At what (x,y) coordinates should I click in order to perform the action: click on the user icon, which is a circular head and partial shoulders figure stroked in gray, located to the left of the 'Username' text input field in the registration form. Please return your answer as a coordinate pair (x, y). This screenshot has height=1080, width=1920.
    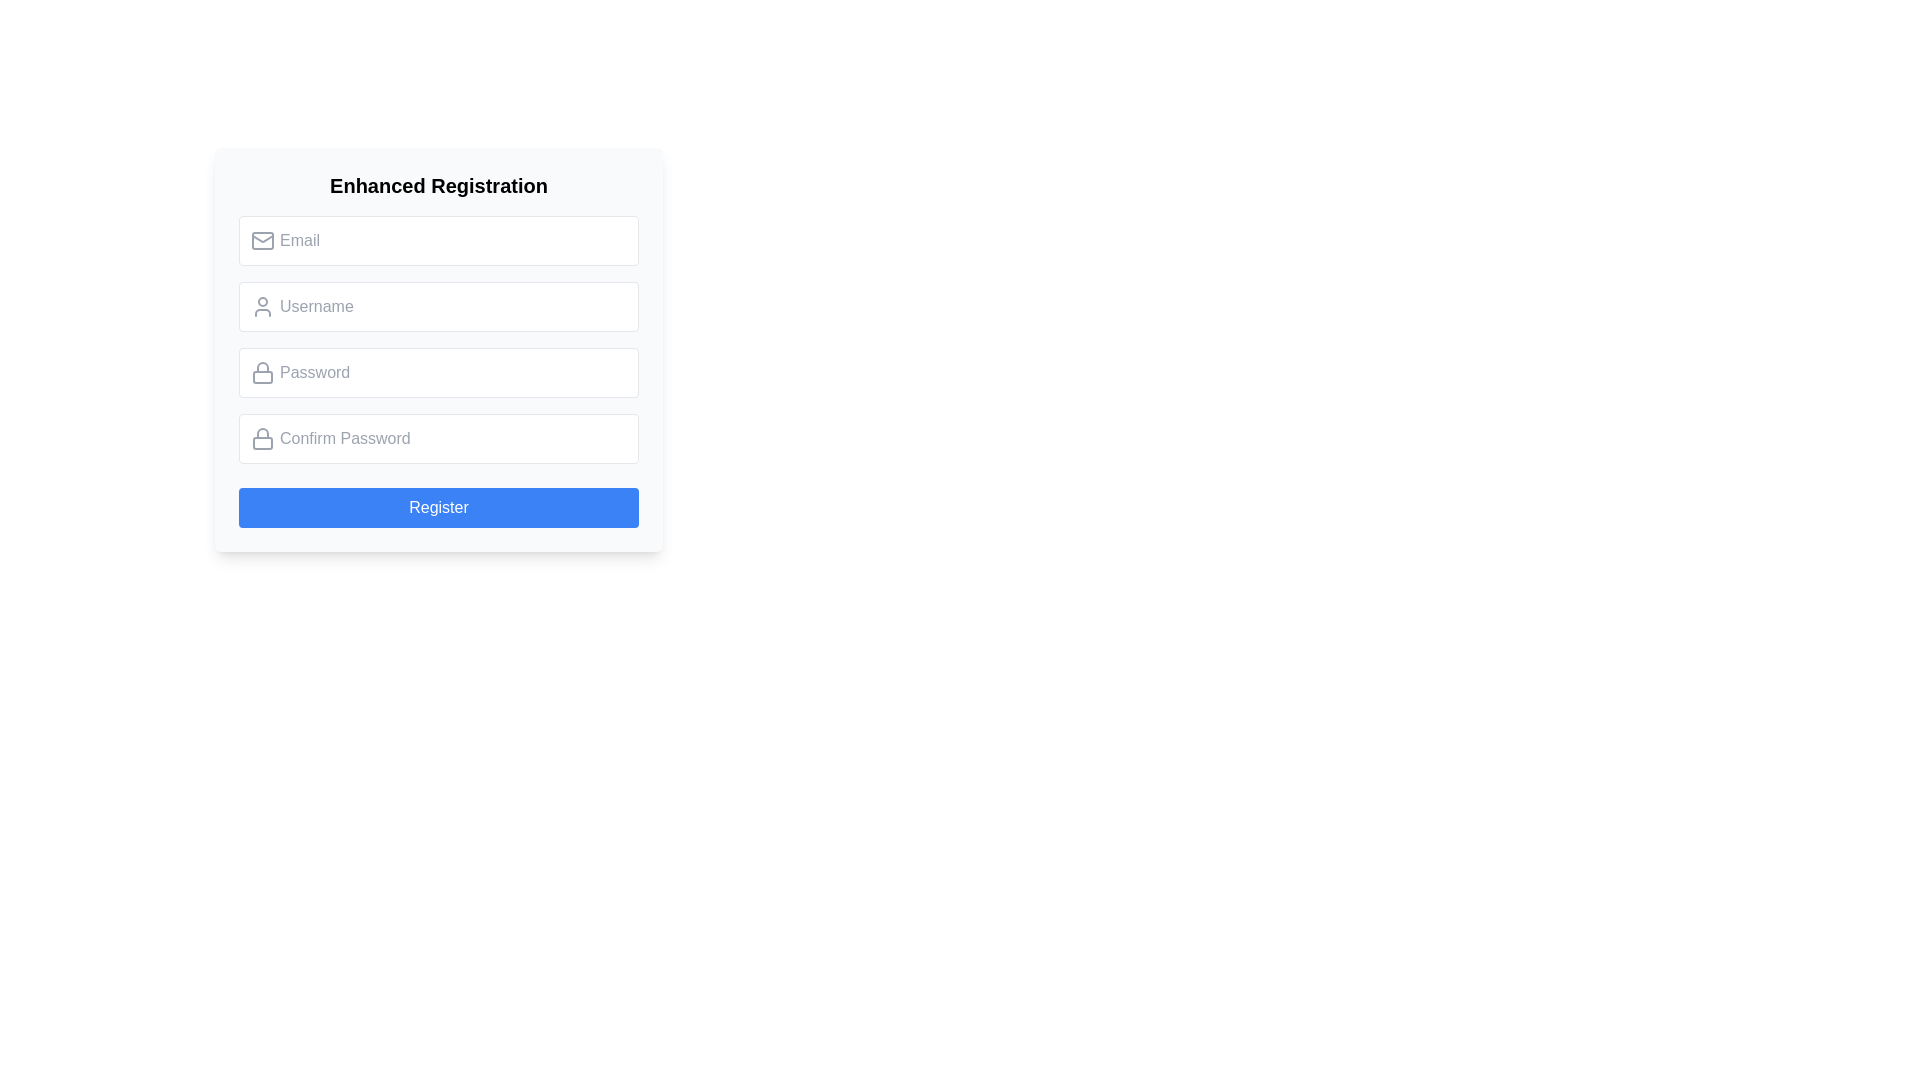
    Looking at the image, I should click on (262, 307).